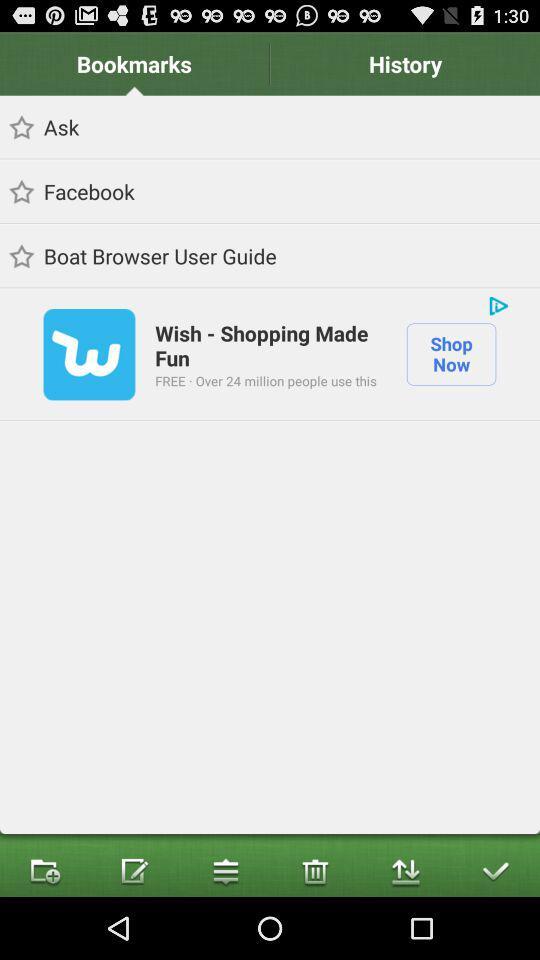 Image resolution: width=540 pixels, height=960 pixels. I want to click on the delete icon, so click(314, 931).